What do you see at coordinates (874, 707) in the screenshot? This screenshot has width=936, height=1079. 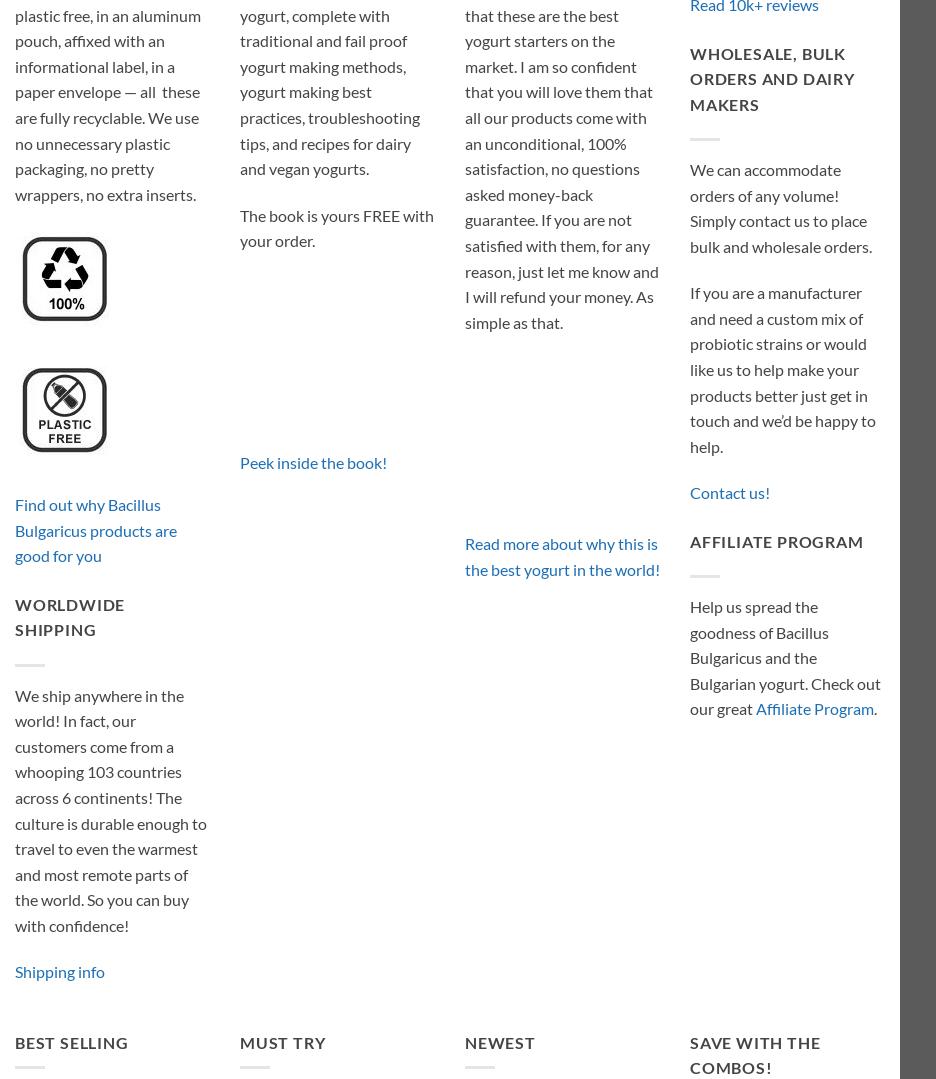 I see `'.'` at bounding box center [874, 707].